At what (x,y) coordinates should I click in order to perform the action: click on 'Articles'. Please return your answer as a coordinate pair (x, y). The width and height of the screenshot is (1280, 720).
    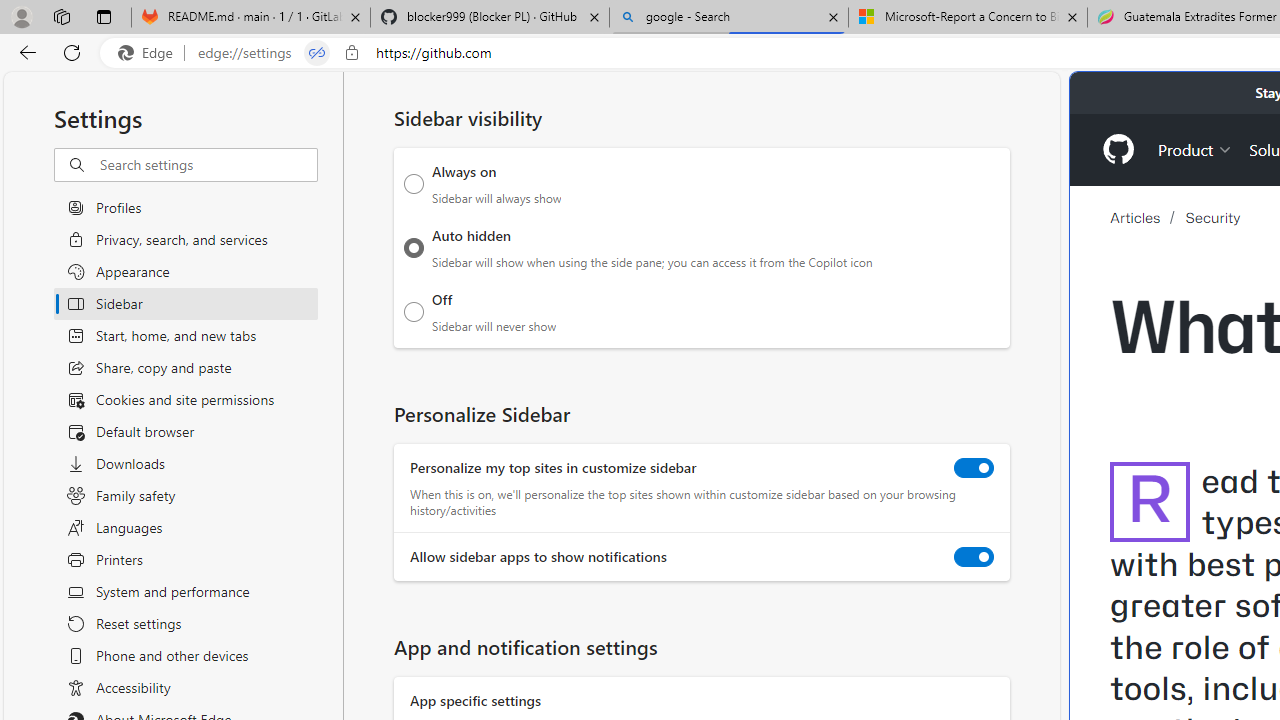
    Looking at the image, I should click on (1148, 217).